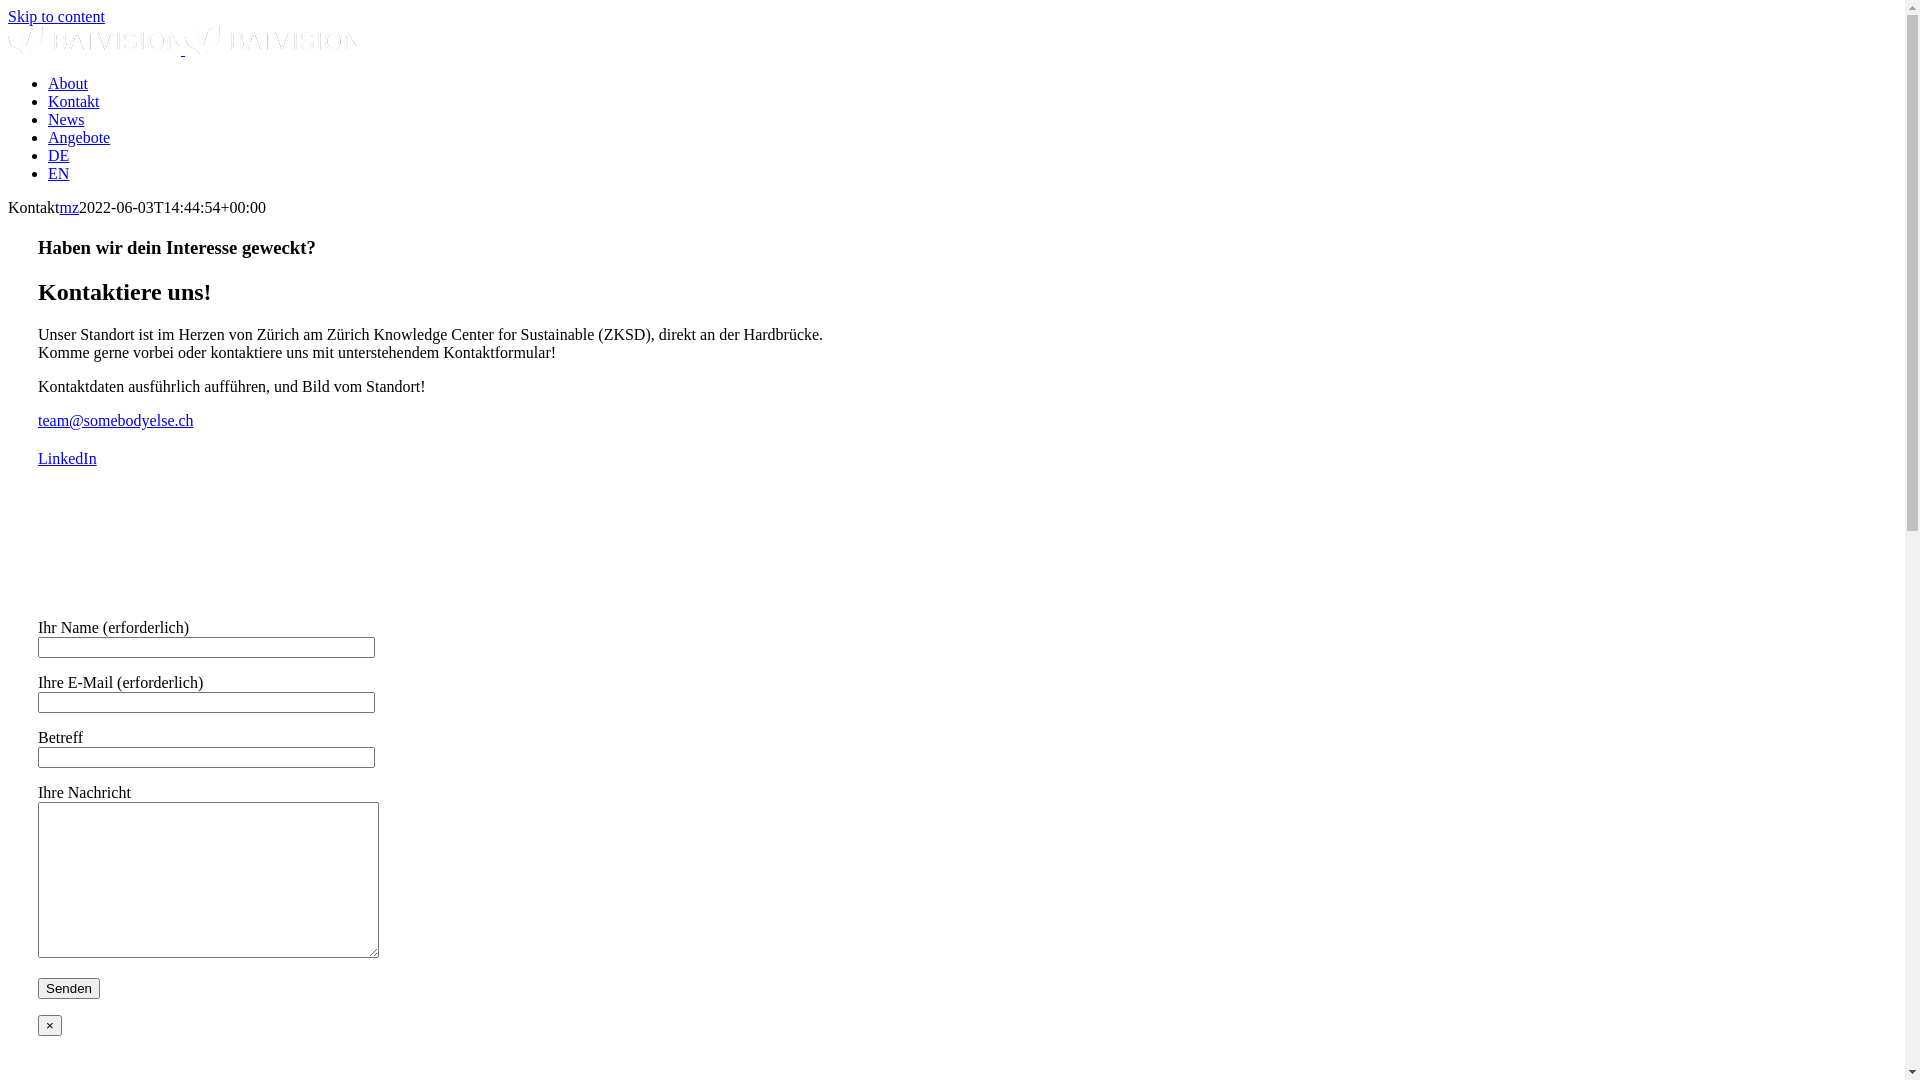 This screenshot has width=1920, height=1080. Describe the element at coordinates (67, 82) in the screenshot. I see `'About'` at that location.